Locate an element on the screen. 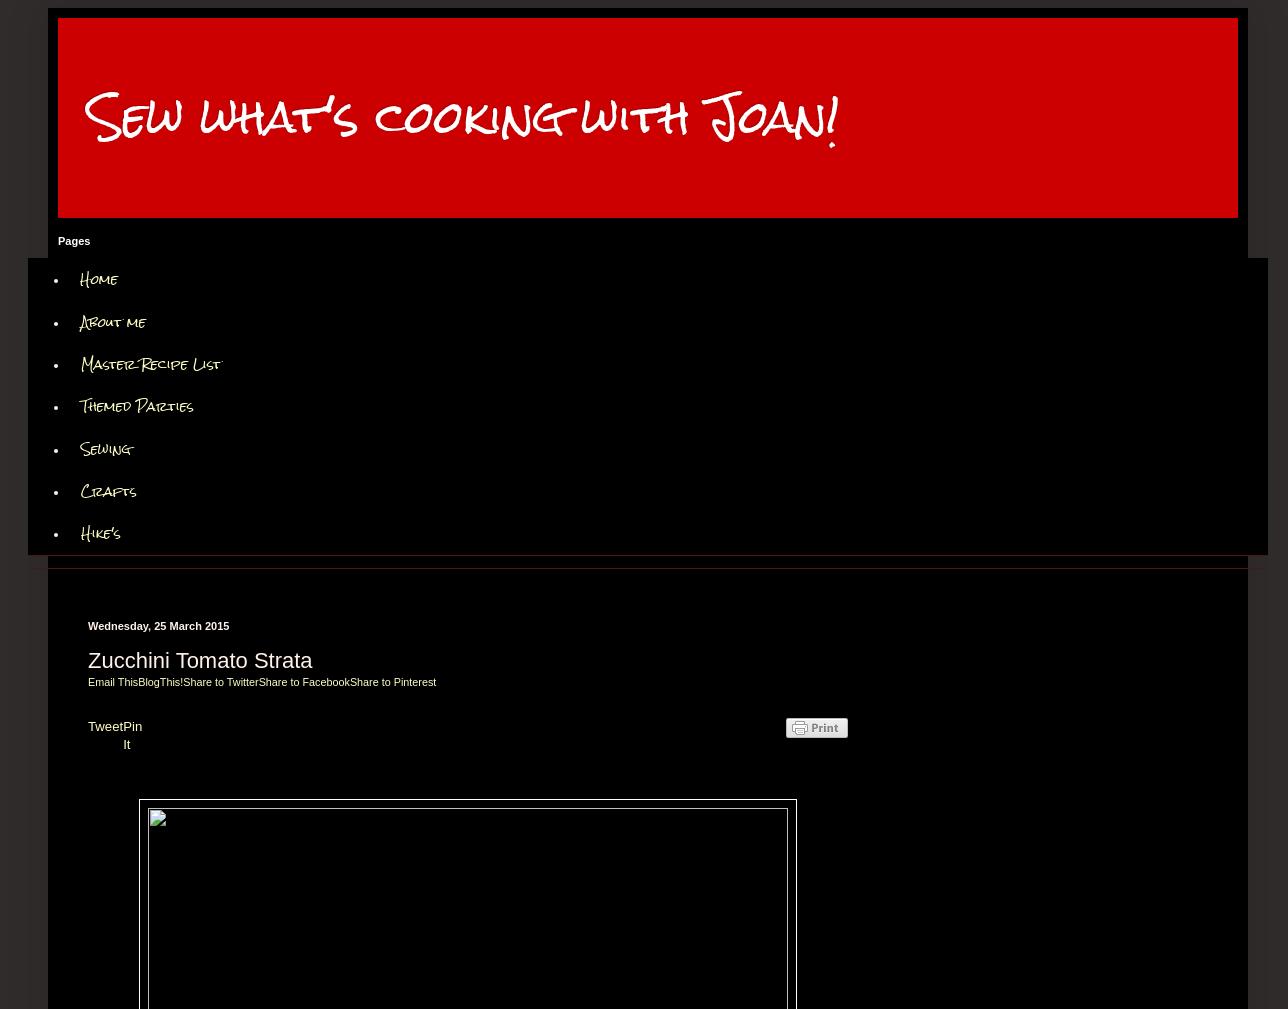 The height and width of the screenshot is (1009, 1288). 'Sew what's cooking with Joan!' is located at coordinates (87, 116).